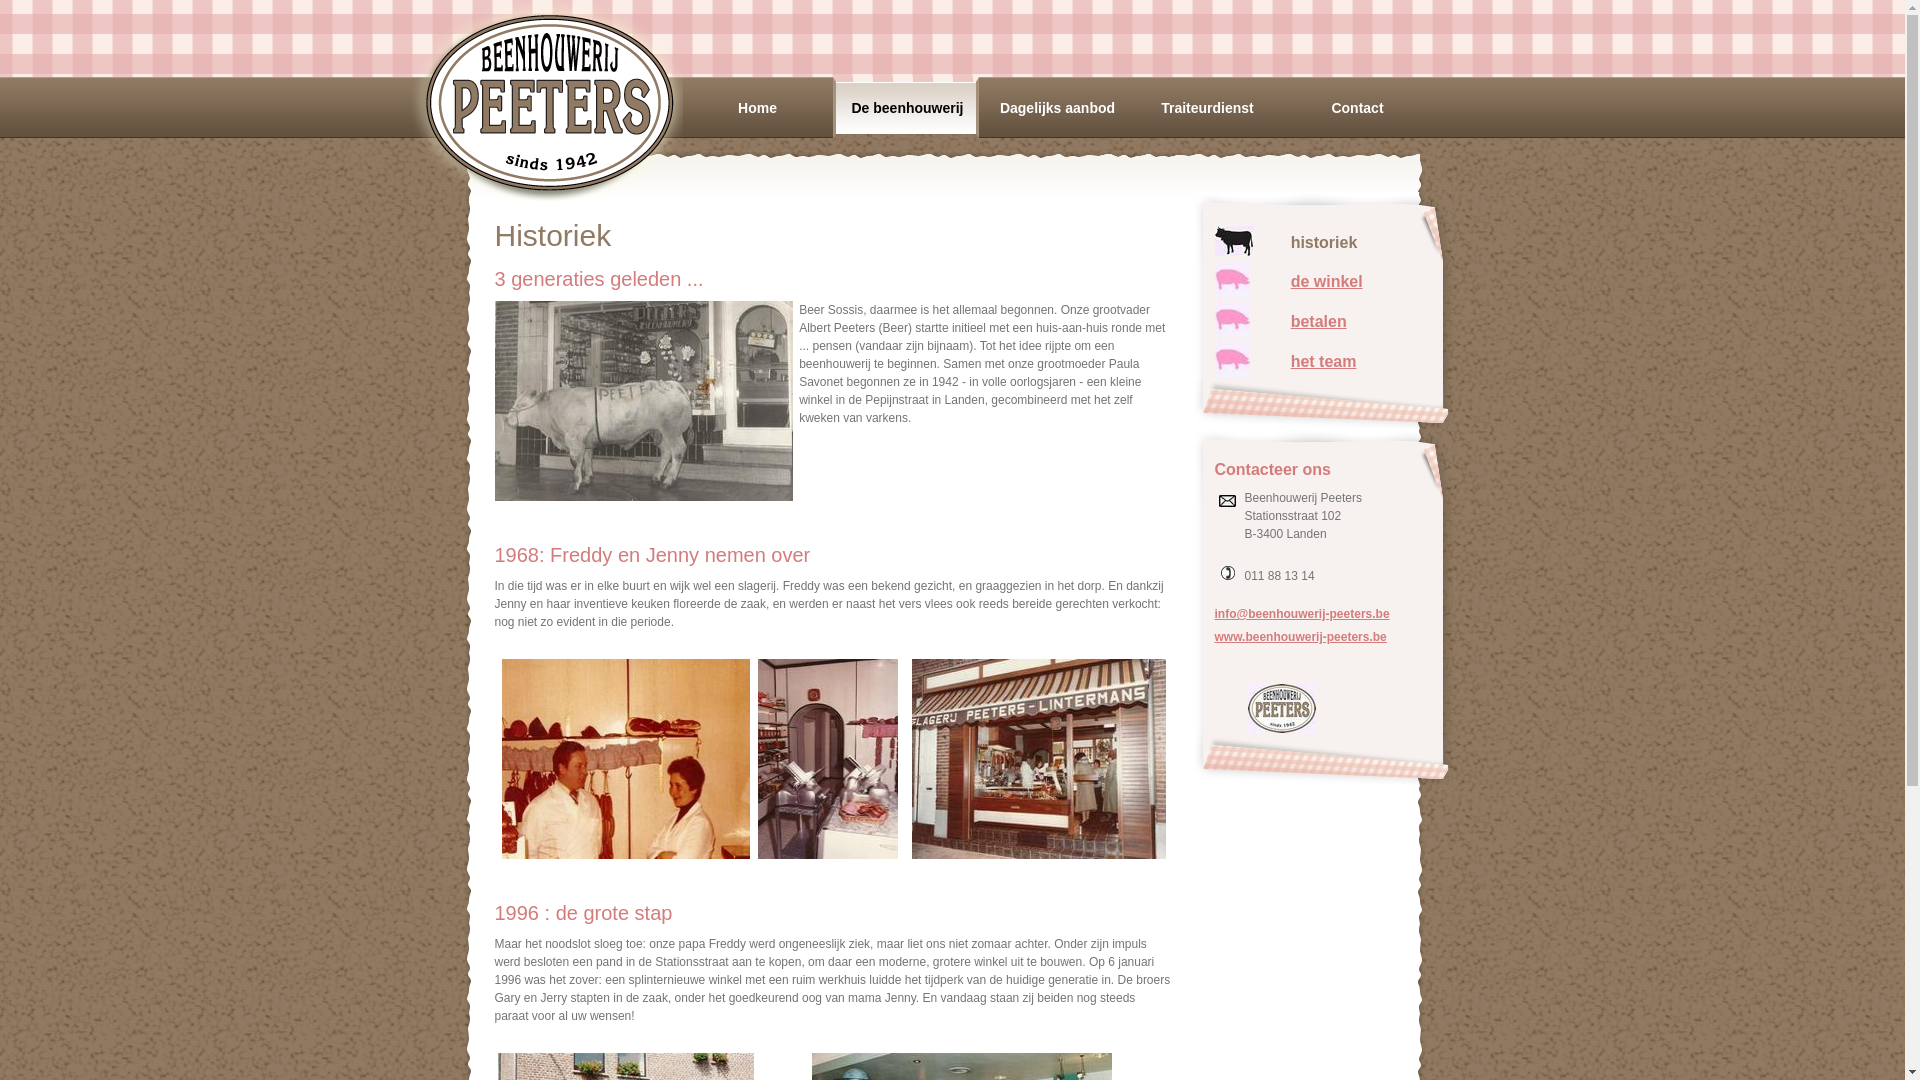  I want to click on 'telefoon', so click(1227, 573).